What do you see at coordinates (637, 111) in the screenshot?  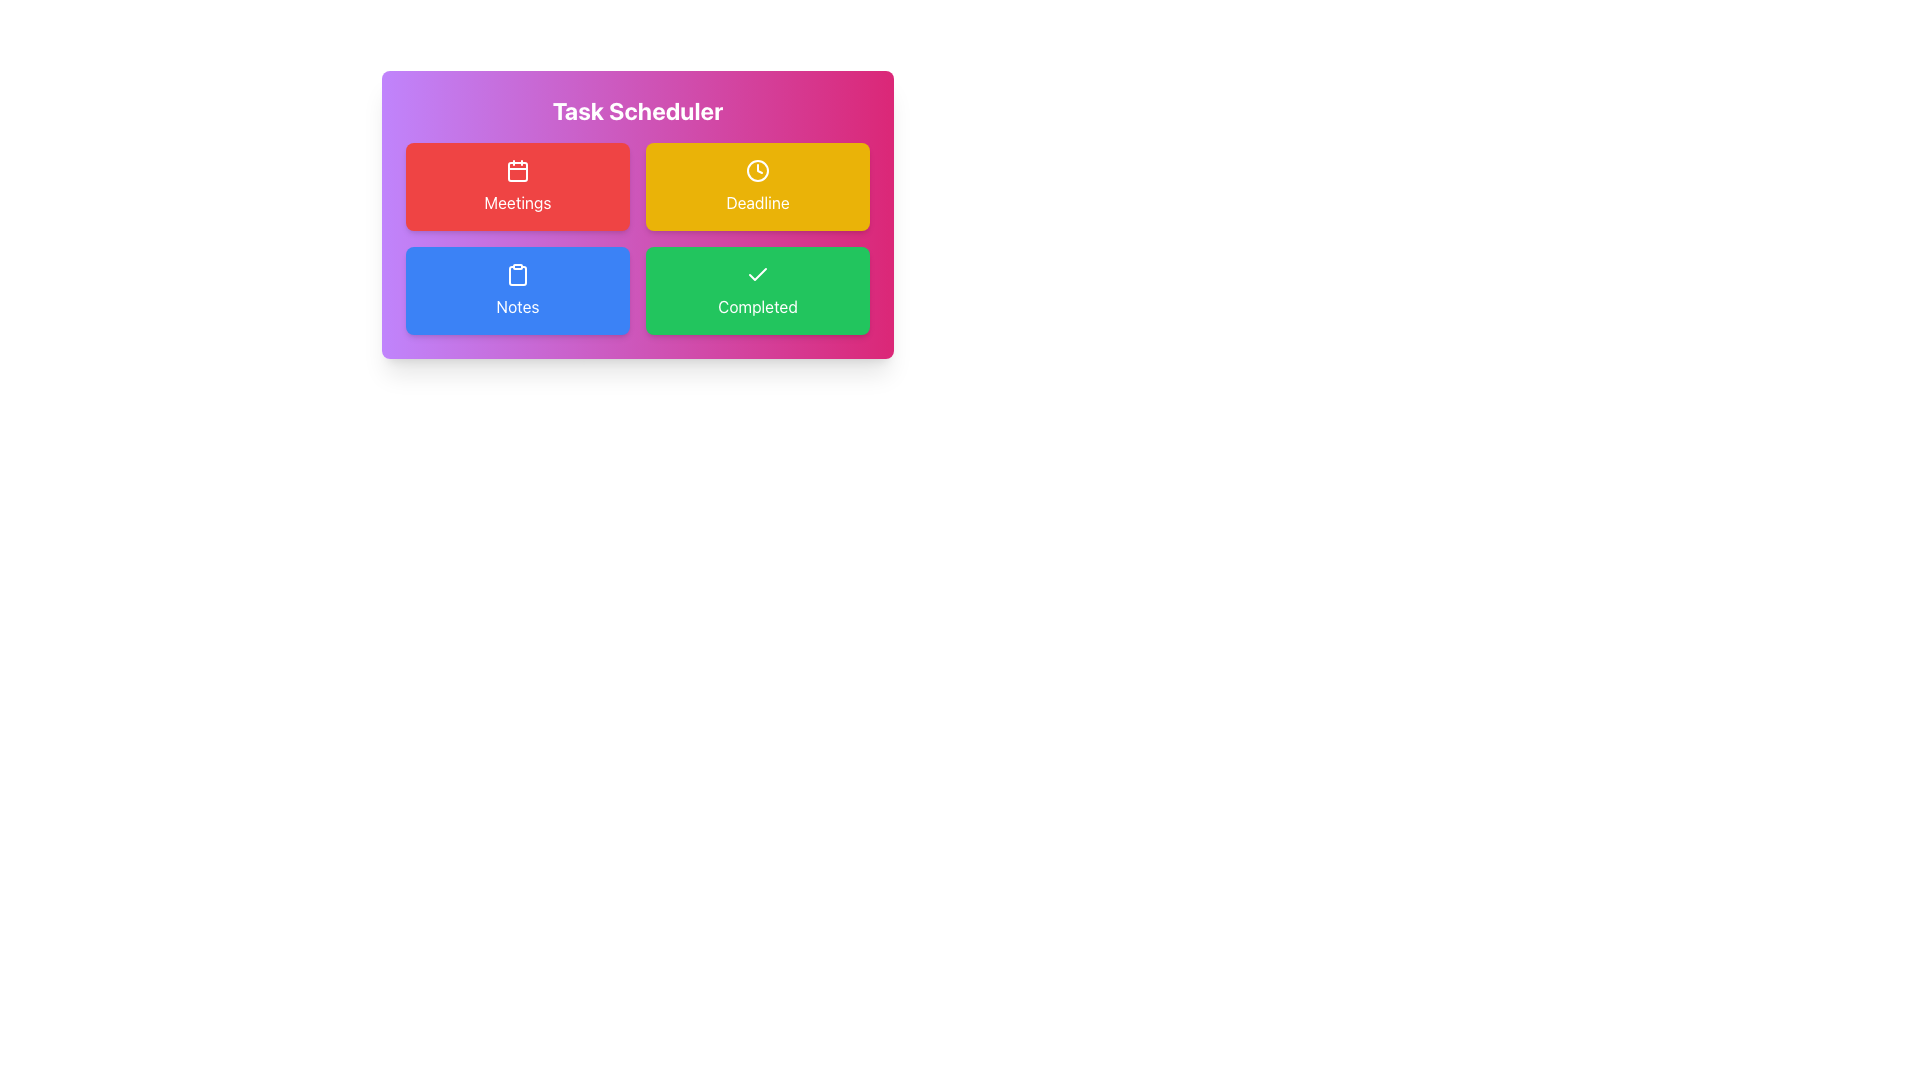 I see `the 'Task Scheduler' label at the top-center of the card, which is displayed in a bold, large white font against a gradient purple to pink background` at bounding box center [637, 111].